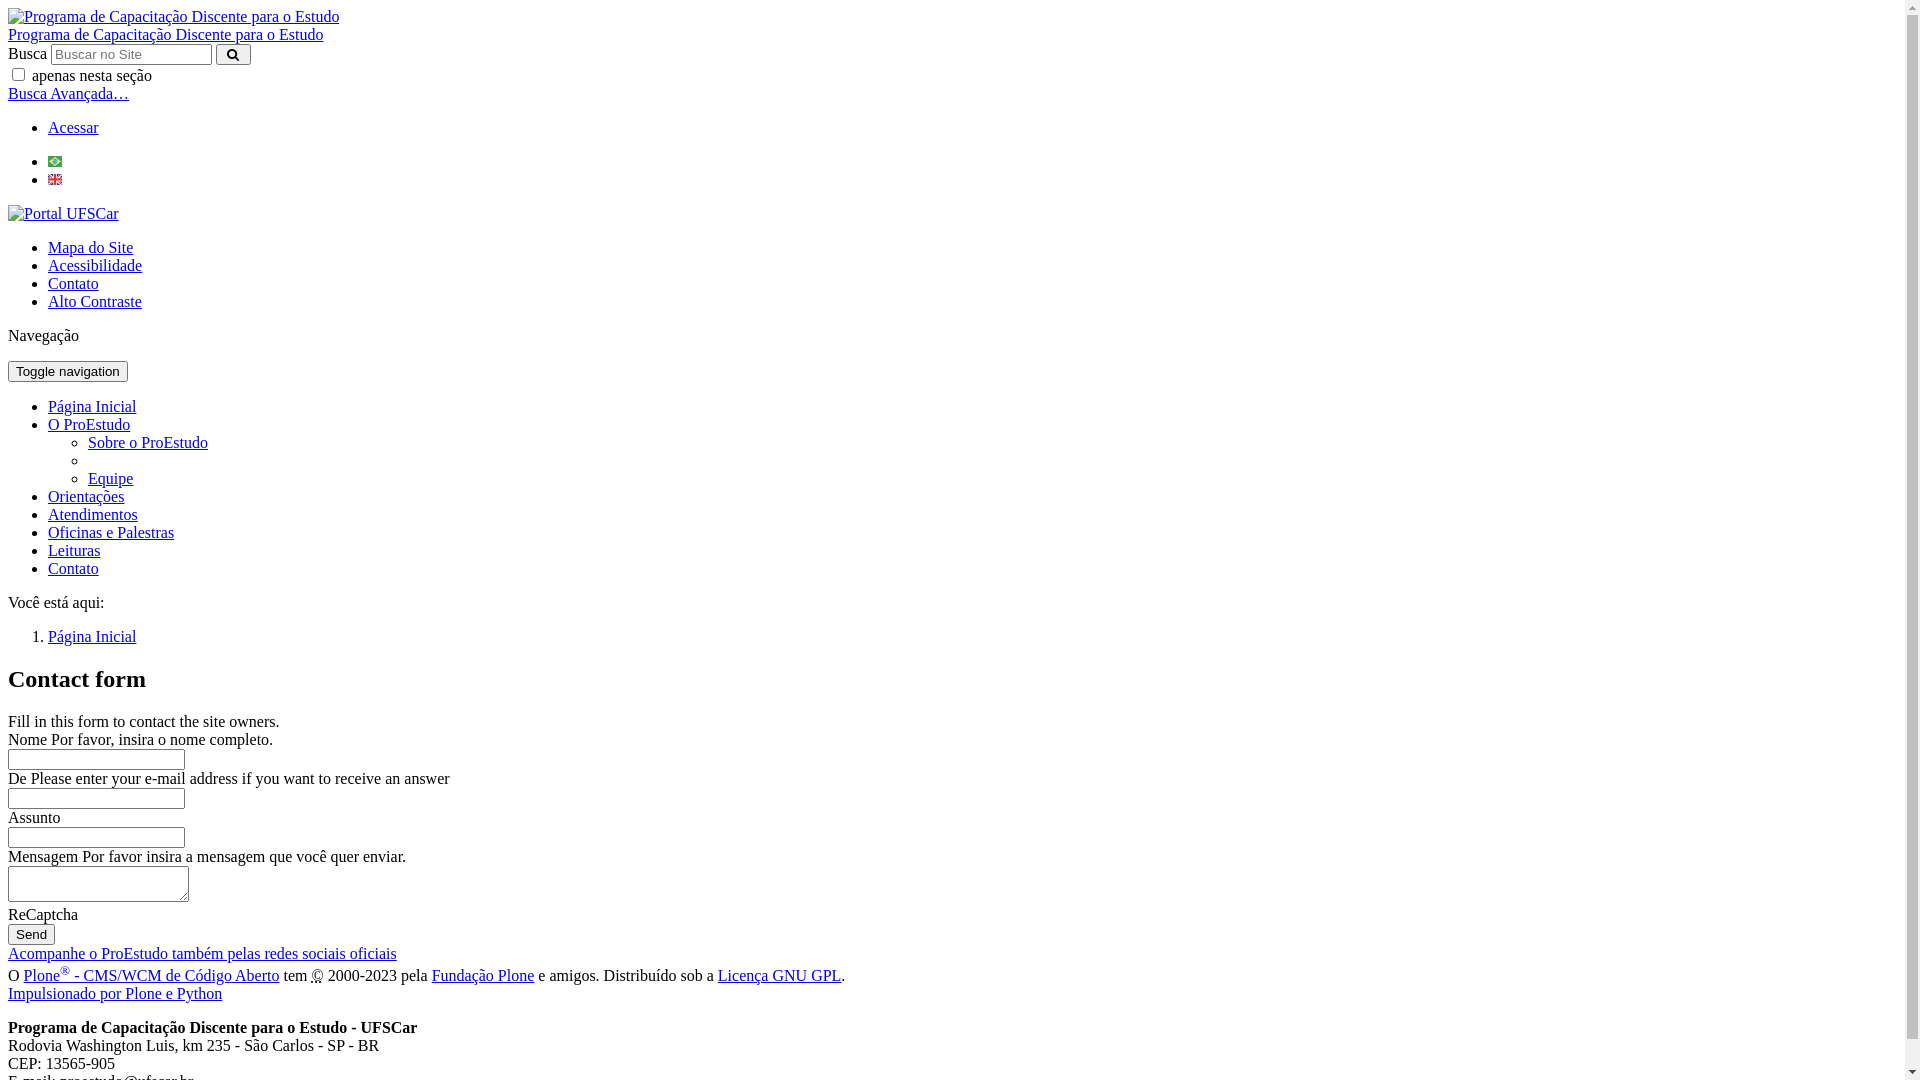  Describe the element at coordinates (73, 127) in the screenshot. I see `'Acessar'` at that location.